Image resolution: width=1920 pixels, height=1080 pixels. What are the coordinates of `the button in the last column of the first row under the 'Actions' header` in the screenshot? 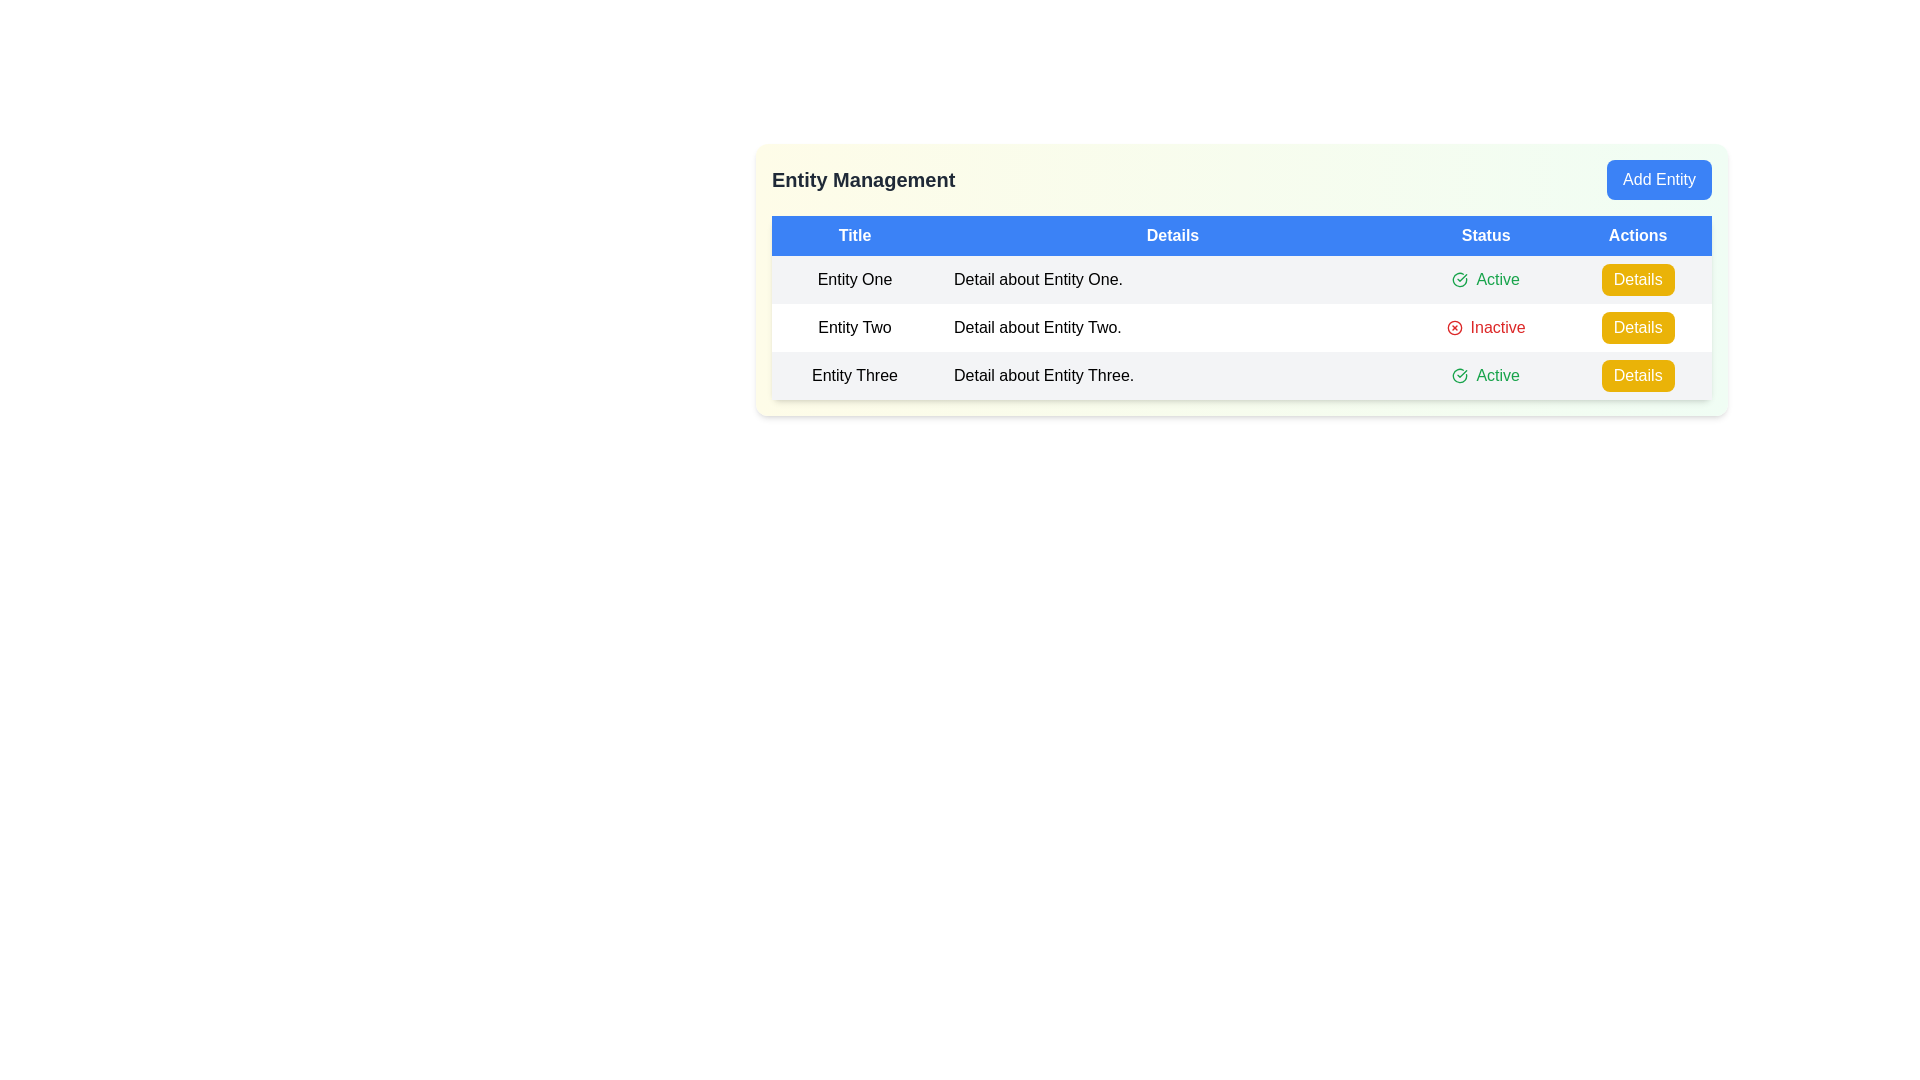 It's located at (1638, 280).